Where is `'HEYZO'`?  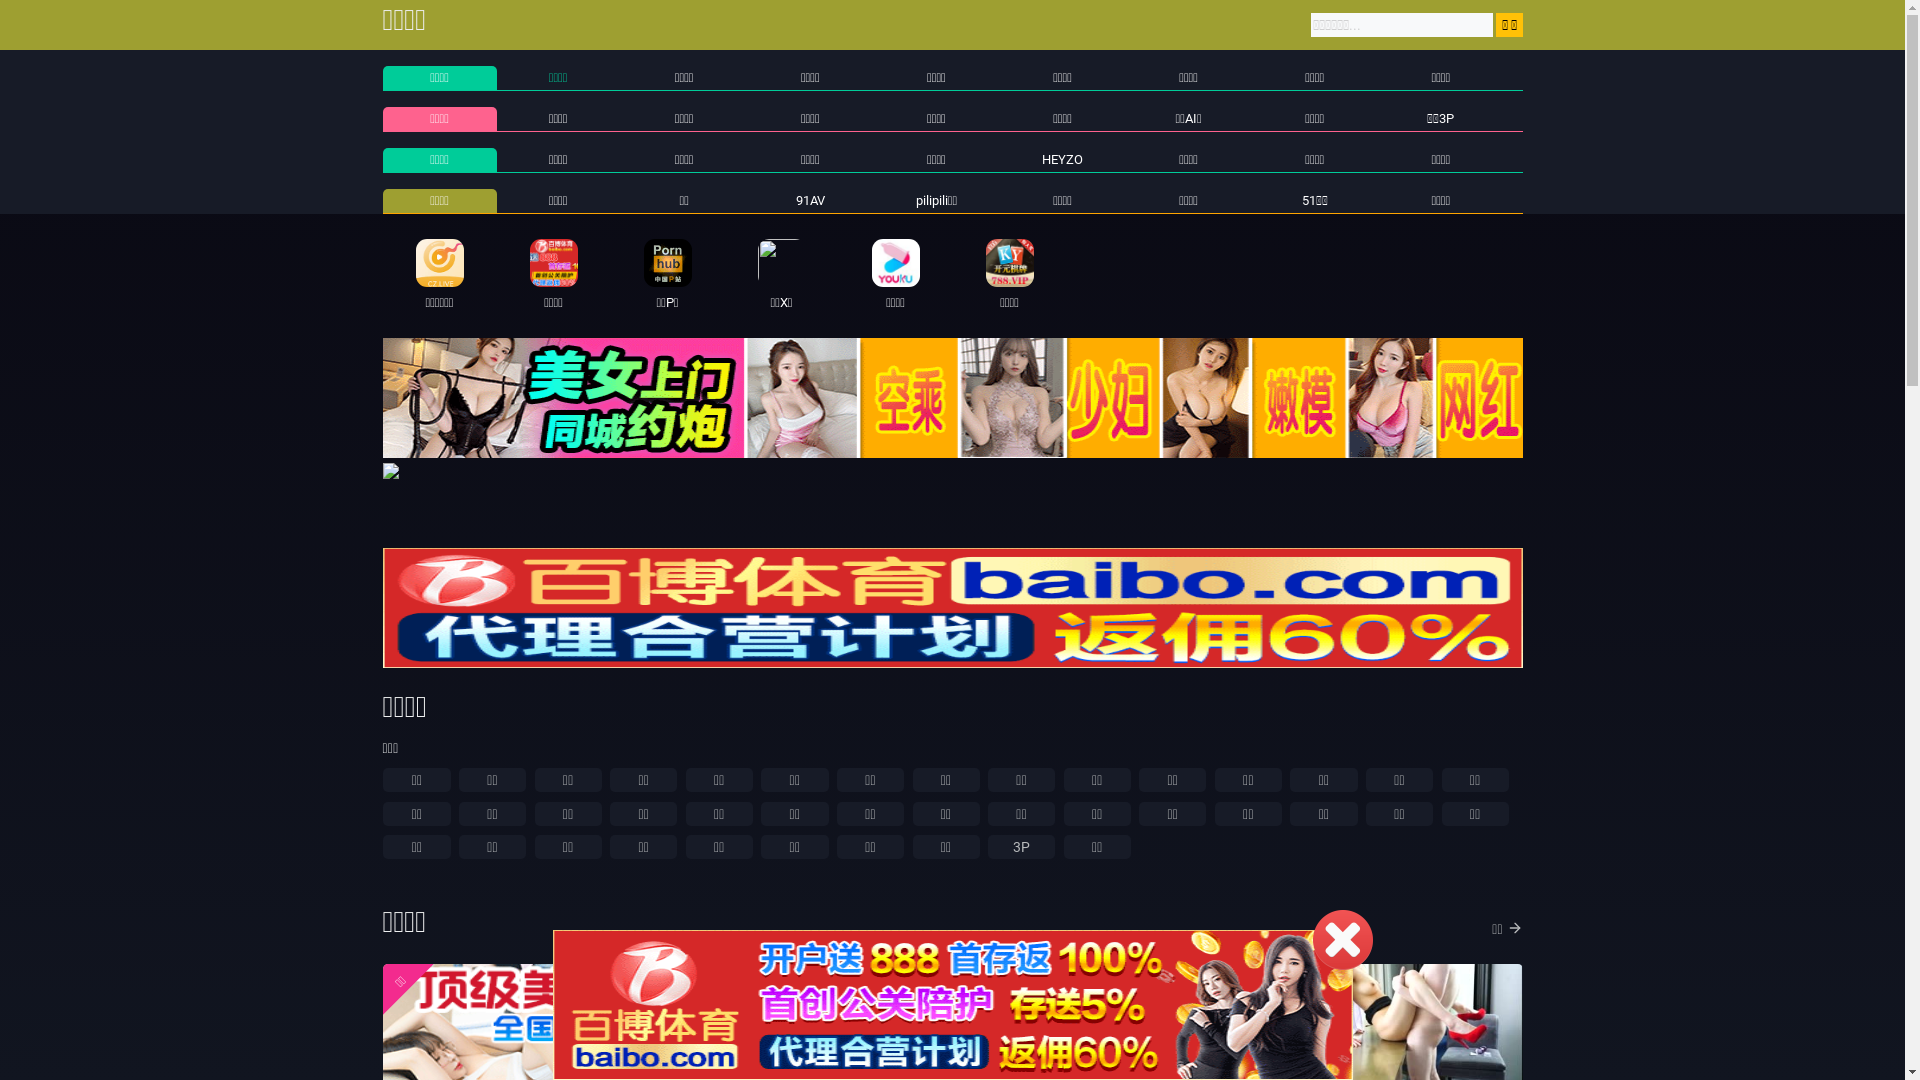
'HEYZO' is located at coordinates (1061, 158).